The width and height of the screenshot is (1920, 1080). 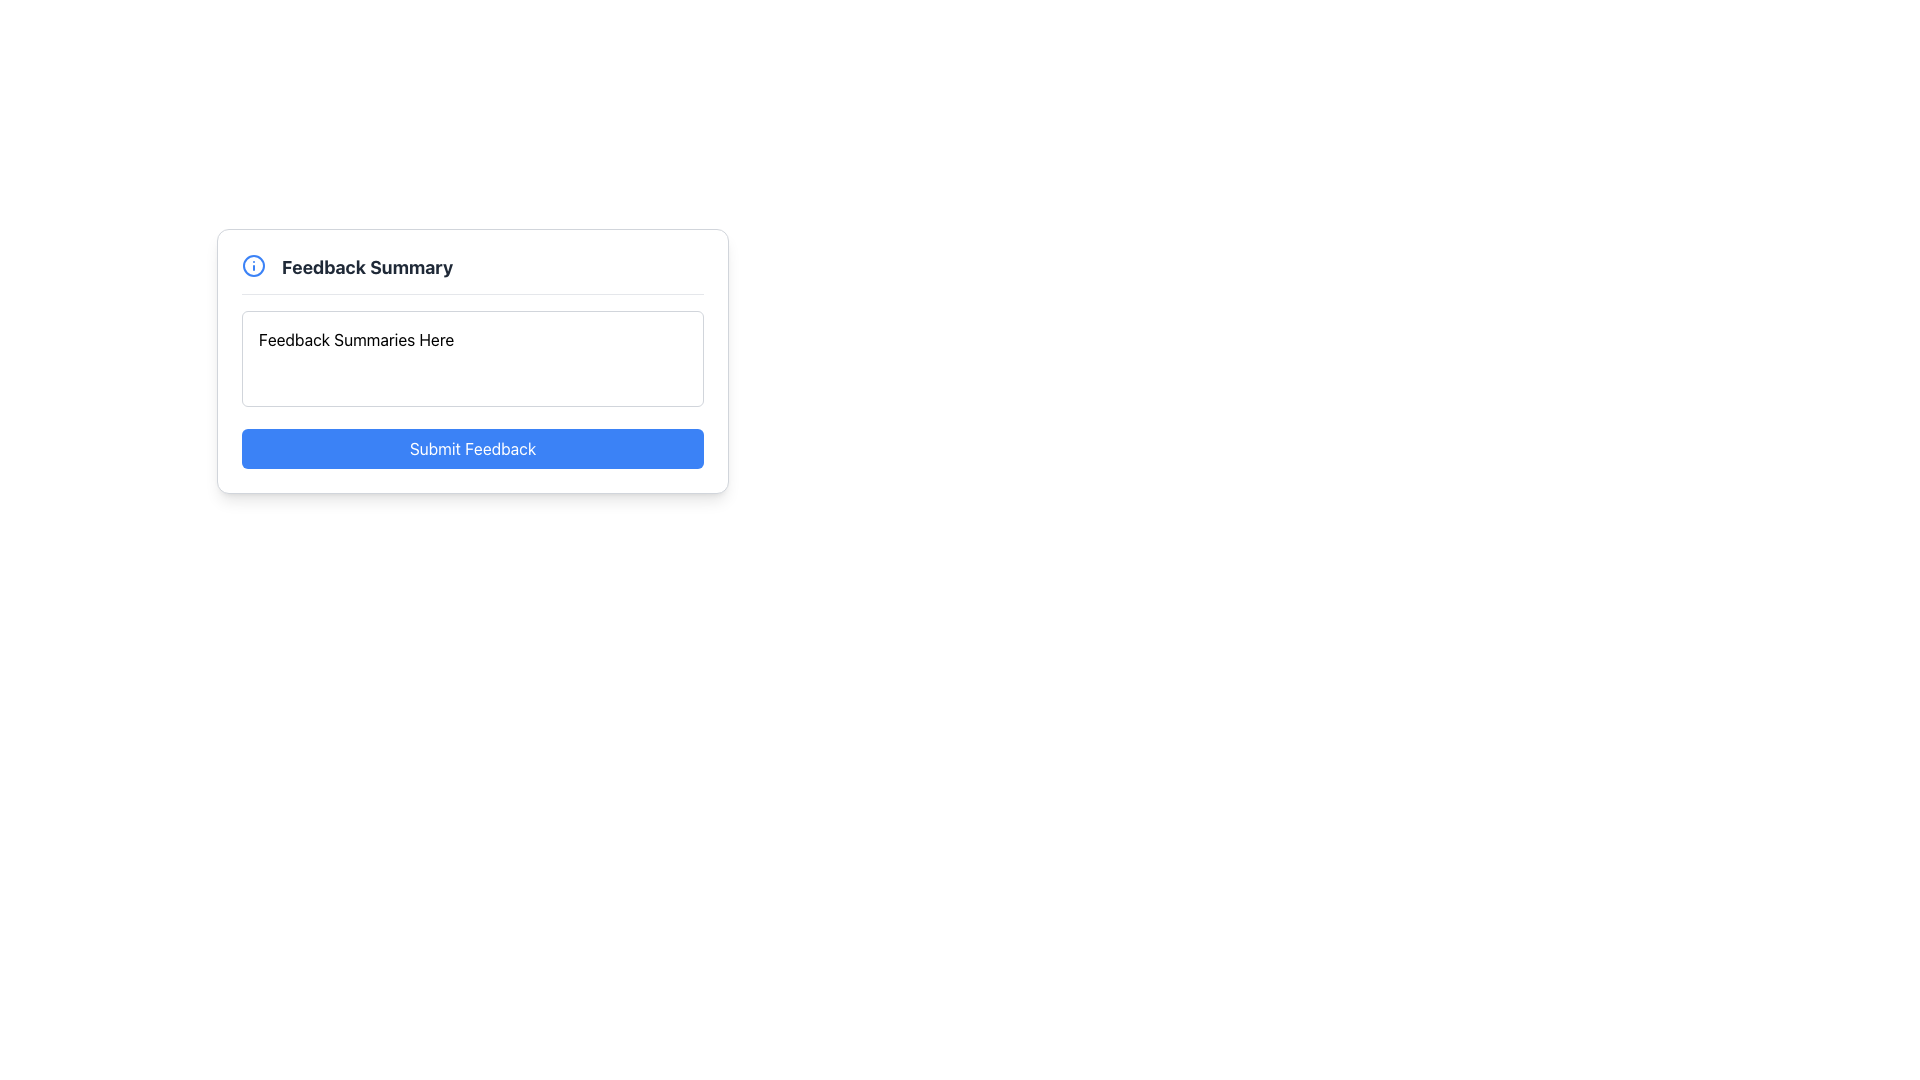 I want to click on the submit button located at the bottom of the feedback summary interface, so click(x=472, y=447).